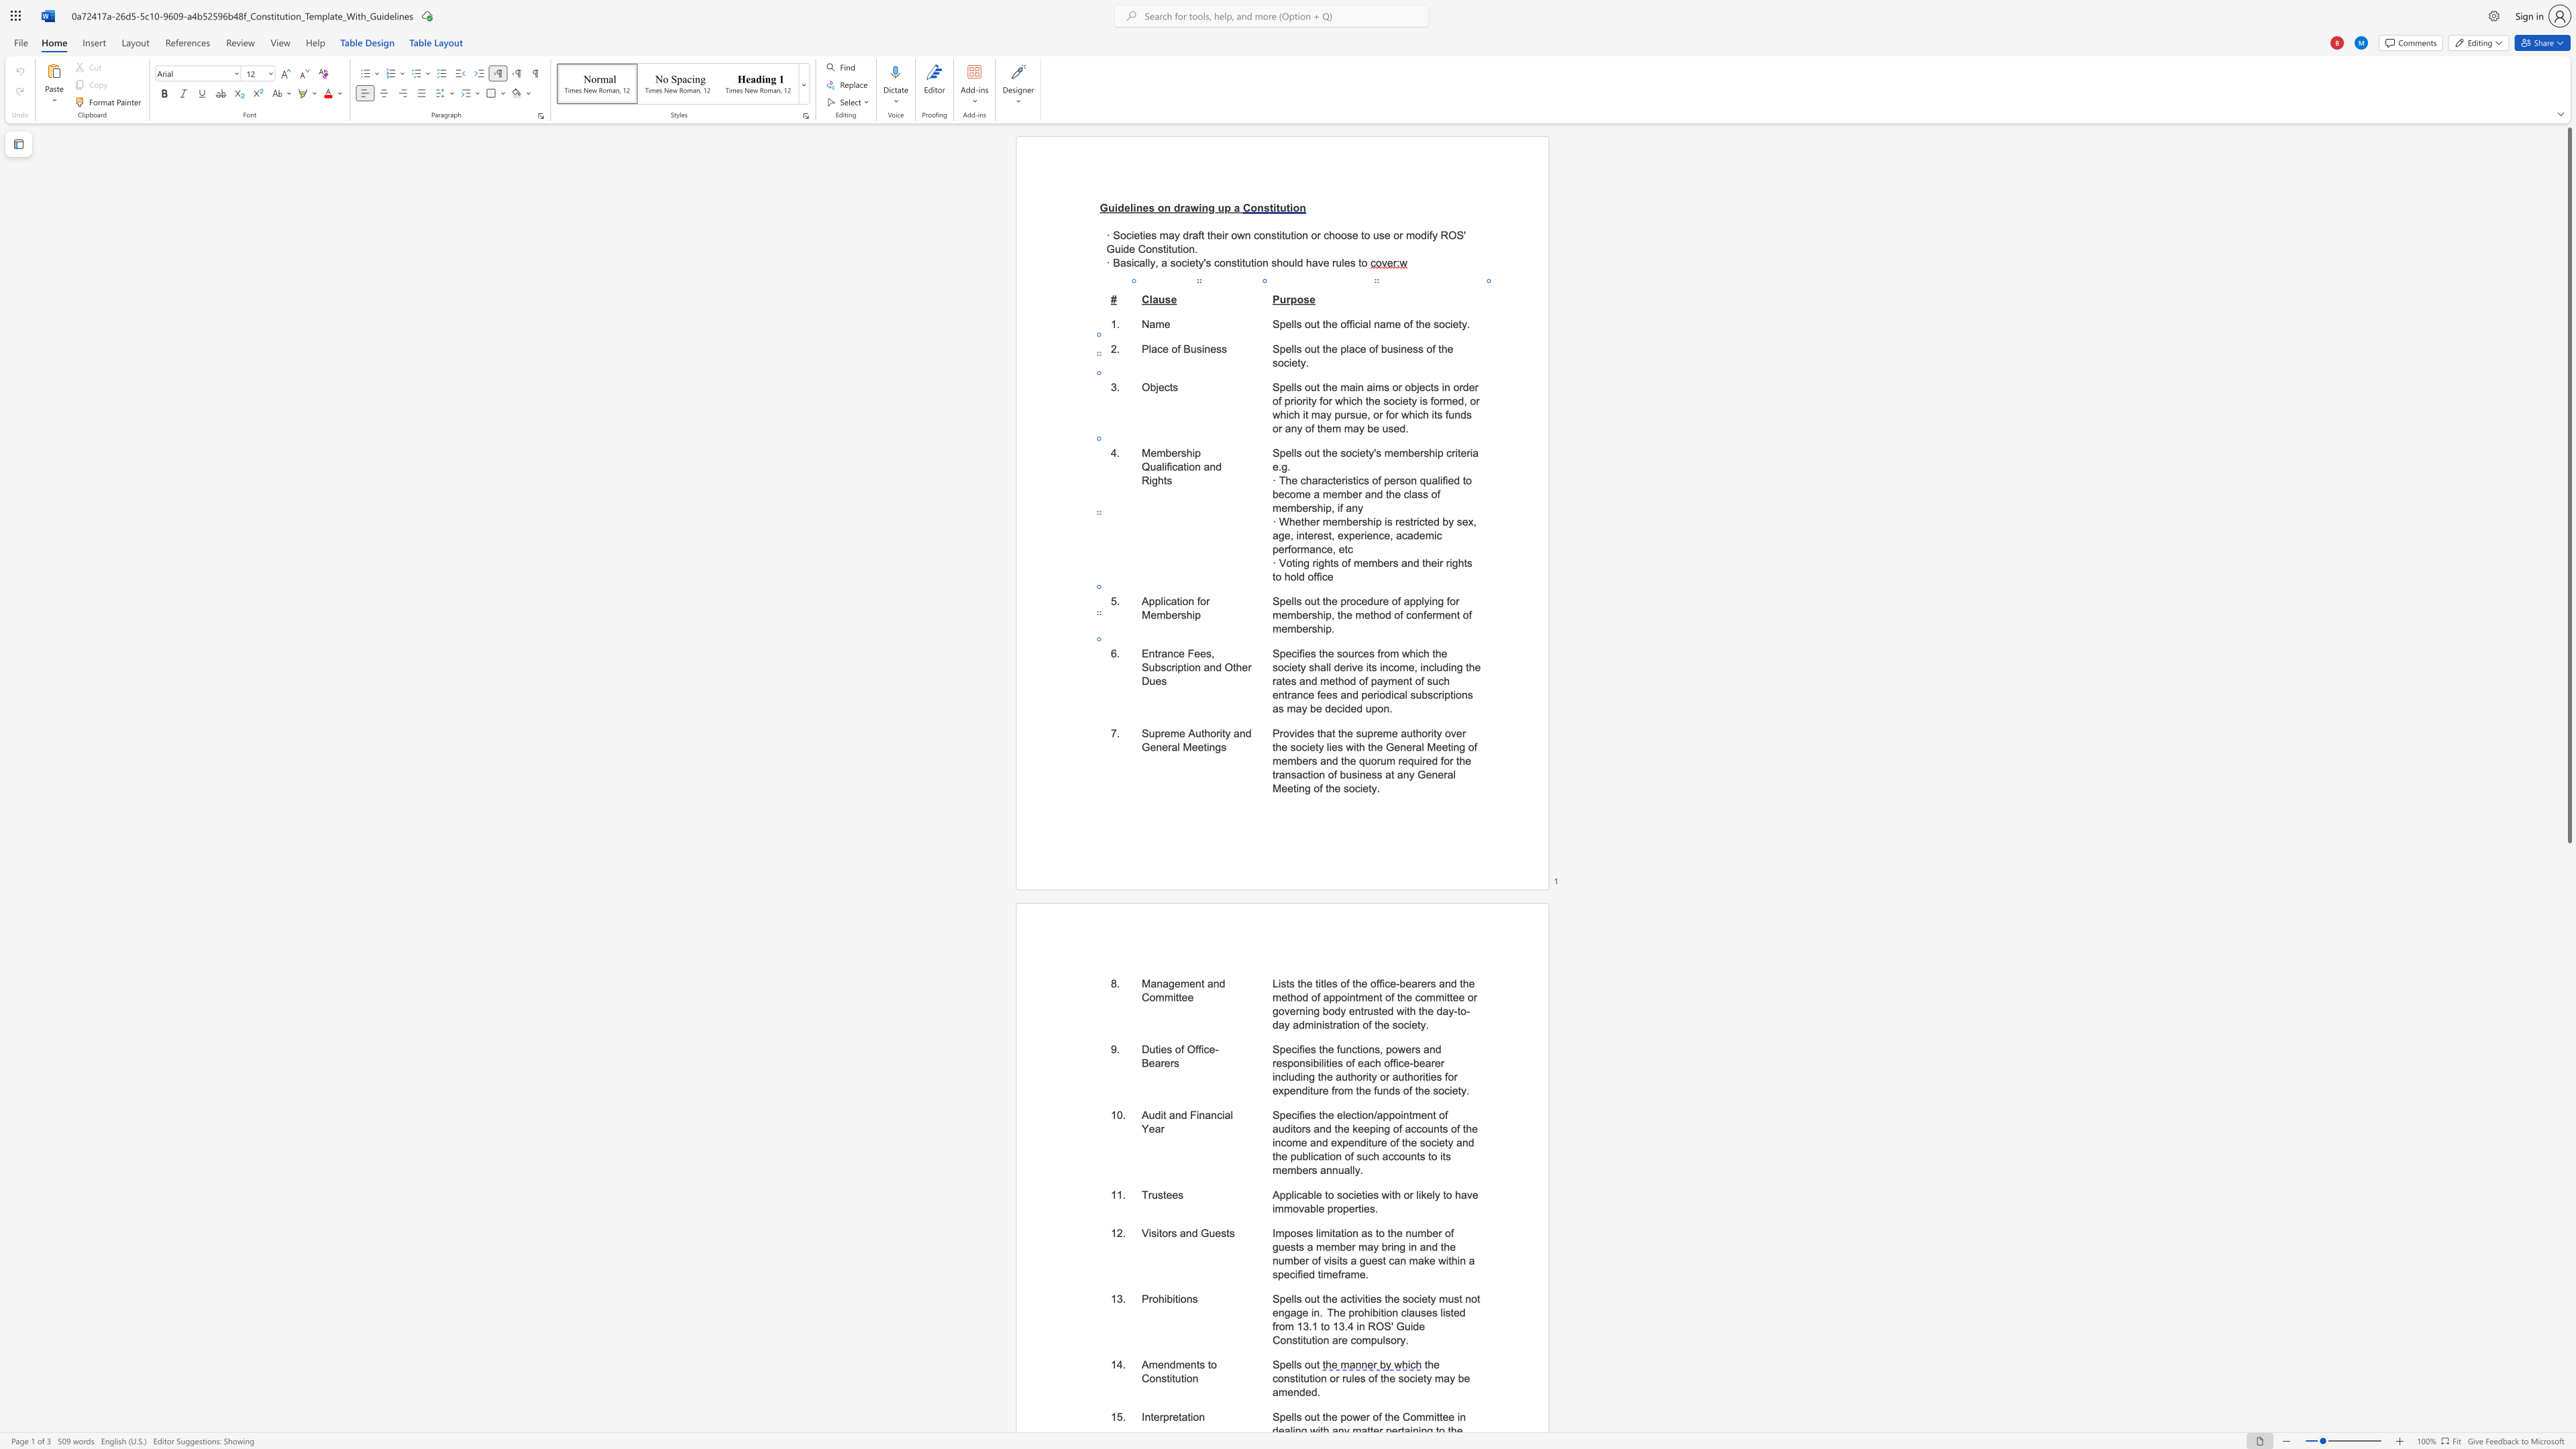 Image resolution: width=2576 pixels, height=1449 pixels. What do you see at coordinates (1354, 652) in the screenshot?
I see `the 1th character "r" in the text` at bounding box center [1354, 652].